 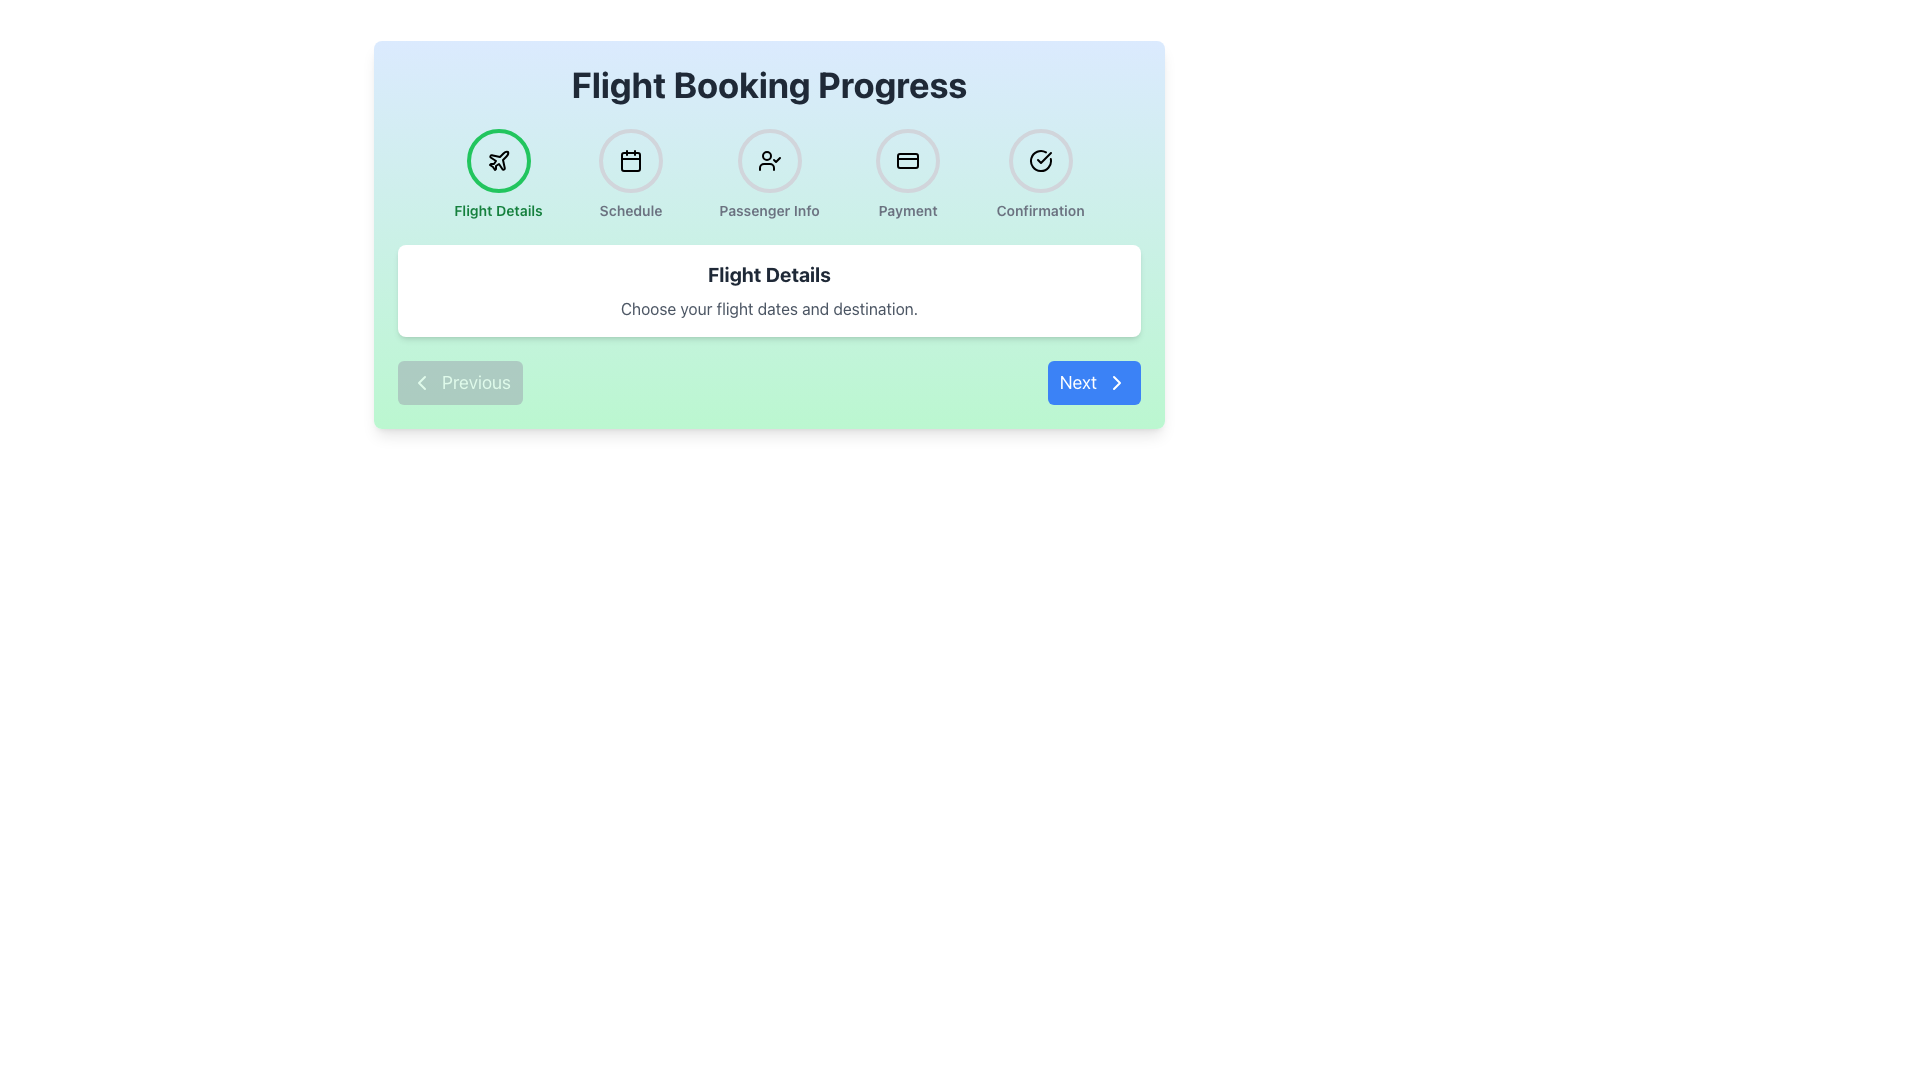 I want to click on the 'Flight Details' text label in the navigation bar, so click(x=498, y=211).